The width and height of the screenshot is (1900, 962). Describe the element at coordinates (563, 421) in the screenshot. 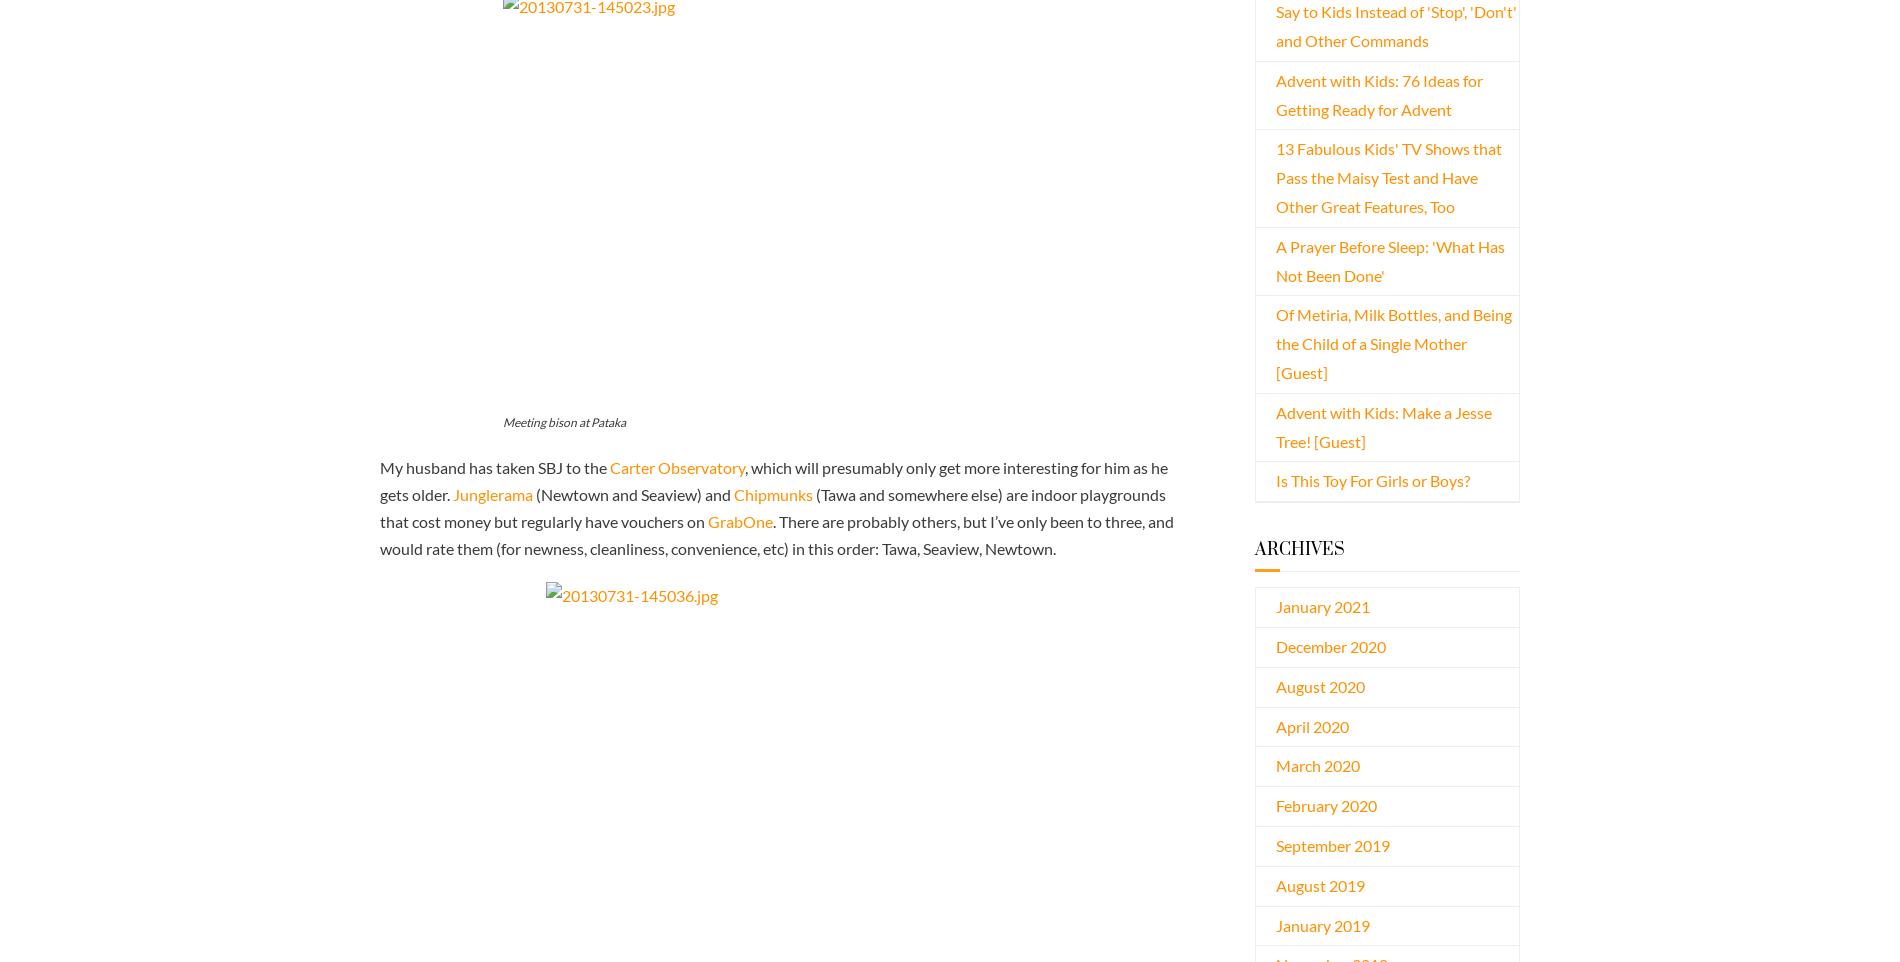

I see `'Meeting bison at Pataka'` at that location.